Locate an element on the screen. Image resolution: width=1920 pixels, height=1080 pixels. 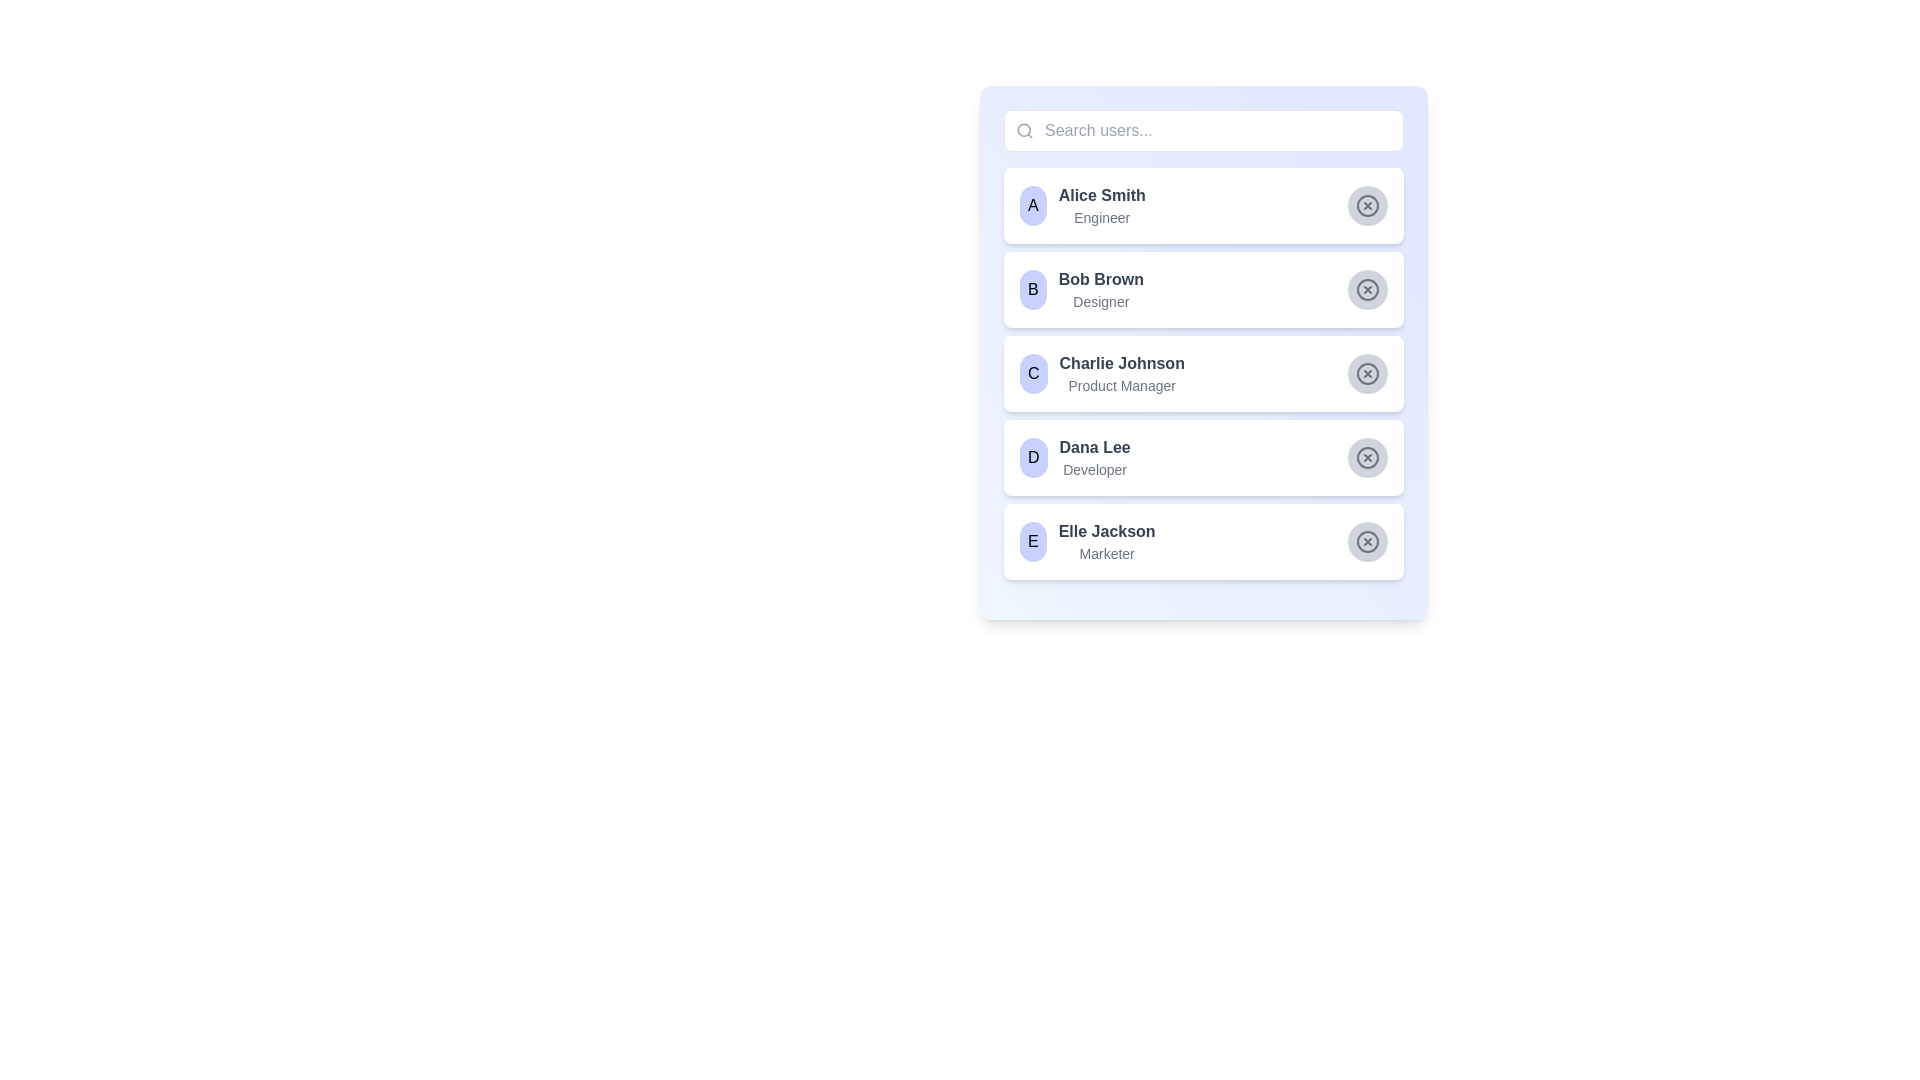
the user name label displaying 'Dana Lee' in the user selection panel, which is located above the role text 'Developer' is located at coordinates (1094, 446).